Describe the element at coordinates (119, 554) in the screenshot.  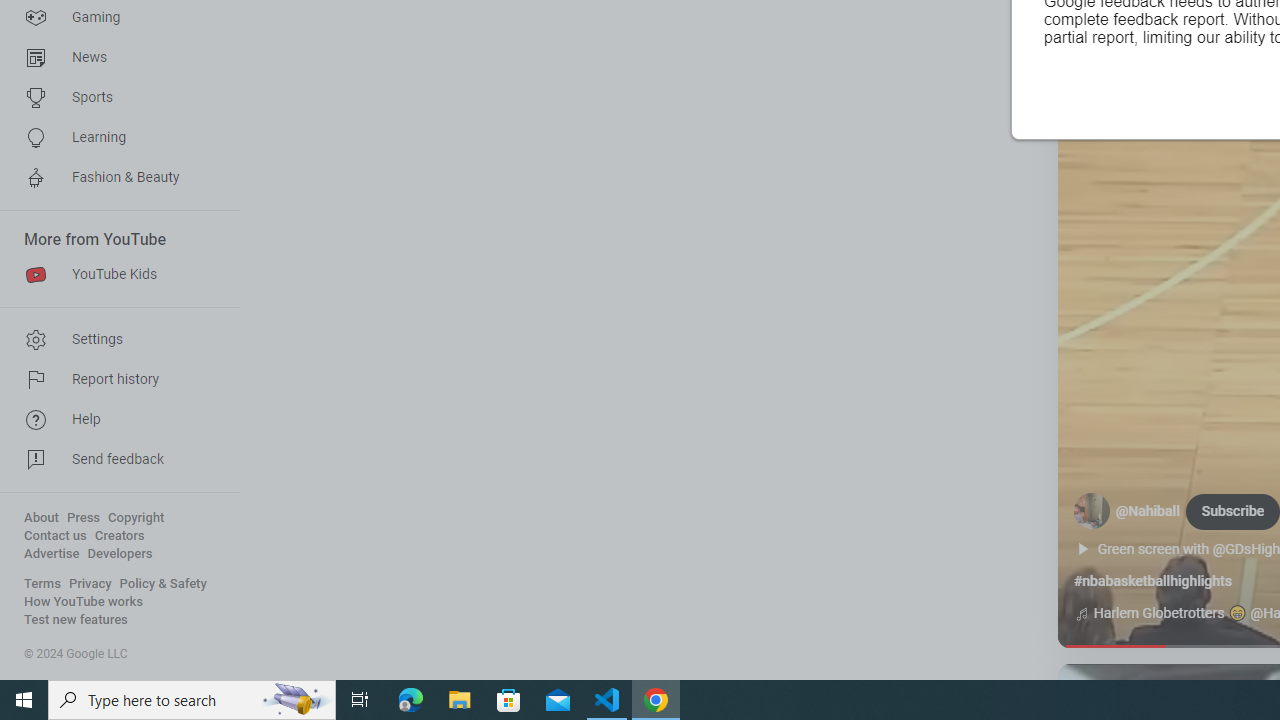
I see `'Developers'` at that location.